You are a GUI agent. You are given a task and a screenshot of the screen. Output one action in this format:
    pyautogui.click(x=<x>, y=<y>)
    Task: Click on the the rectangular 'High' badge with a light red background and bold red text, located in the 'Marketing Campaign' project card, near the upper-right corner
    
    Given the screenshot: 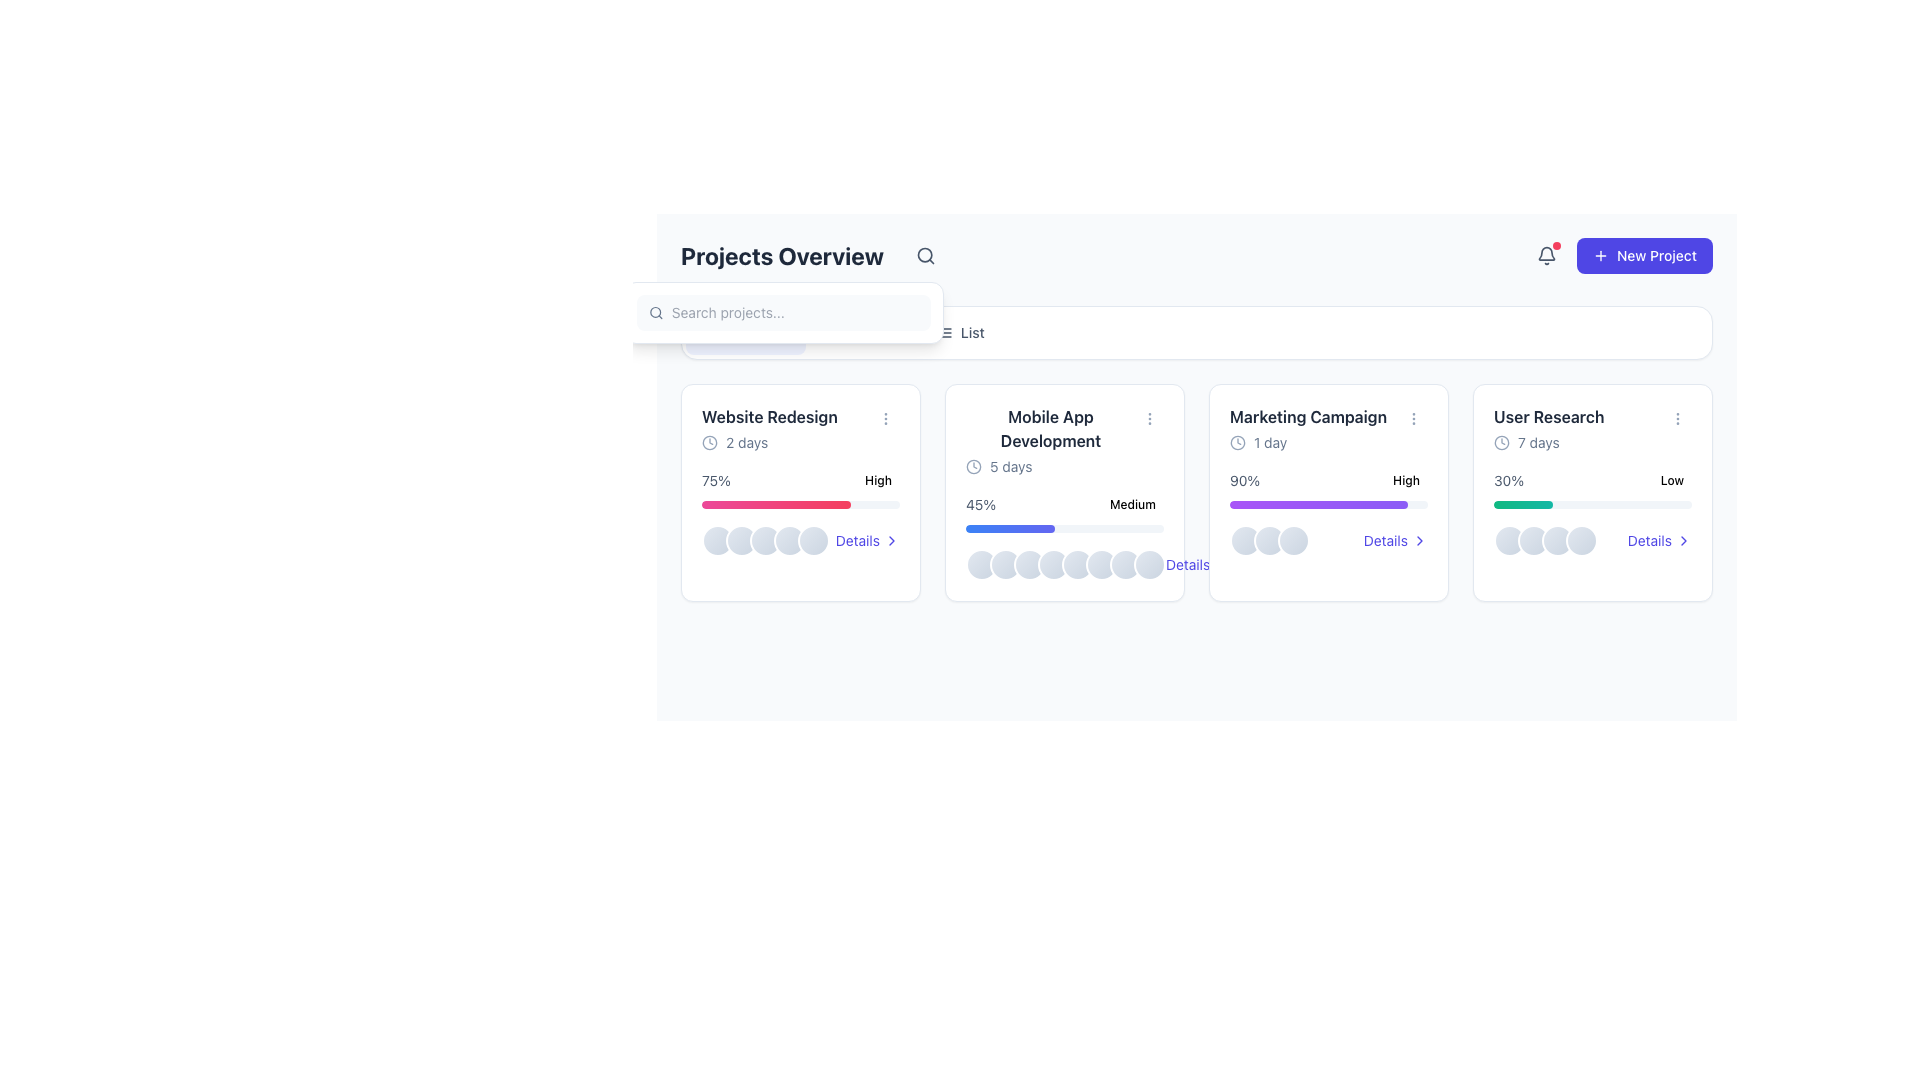 What is the action you would take?
    pyautogui.click(x=1405, y=481)
    